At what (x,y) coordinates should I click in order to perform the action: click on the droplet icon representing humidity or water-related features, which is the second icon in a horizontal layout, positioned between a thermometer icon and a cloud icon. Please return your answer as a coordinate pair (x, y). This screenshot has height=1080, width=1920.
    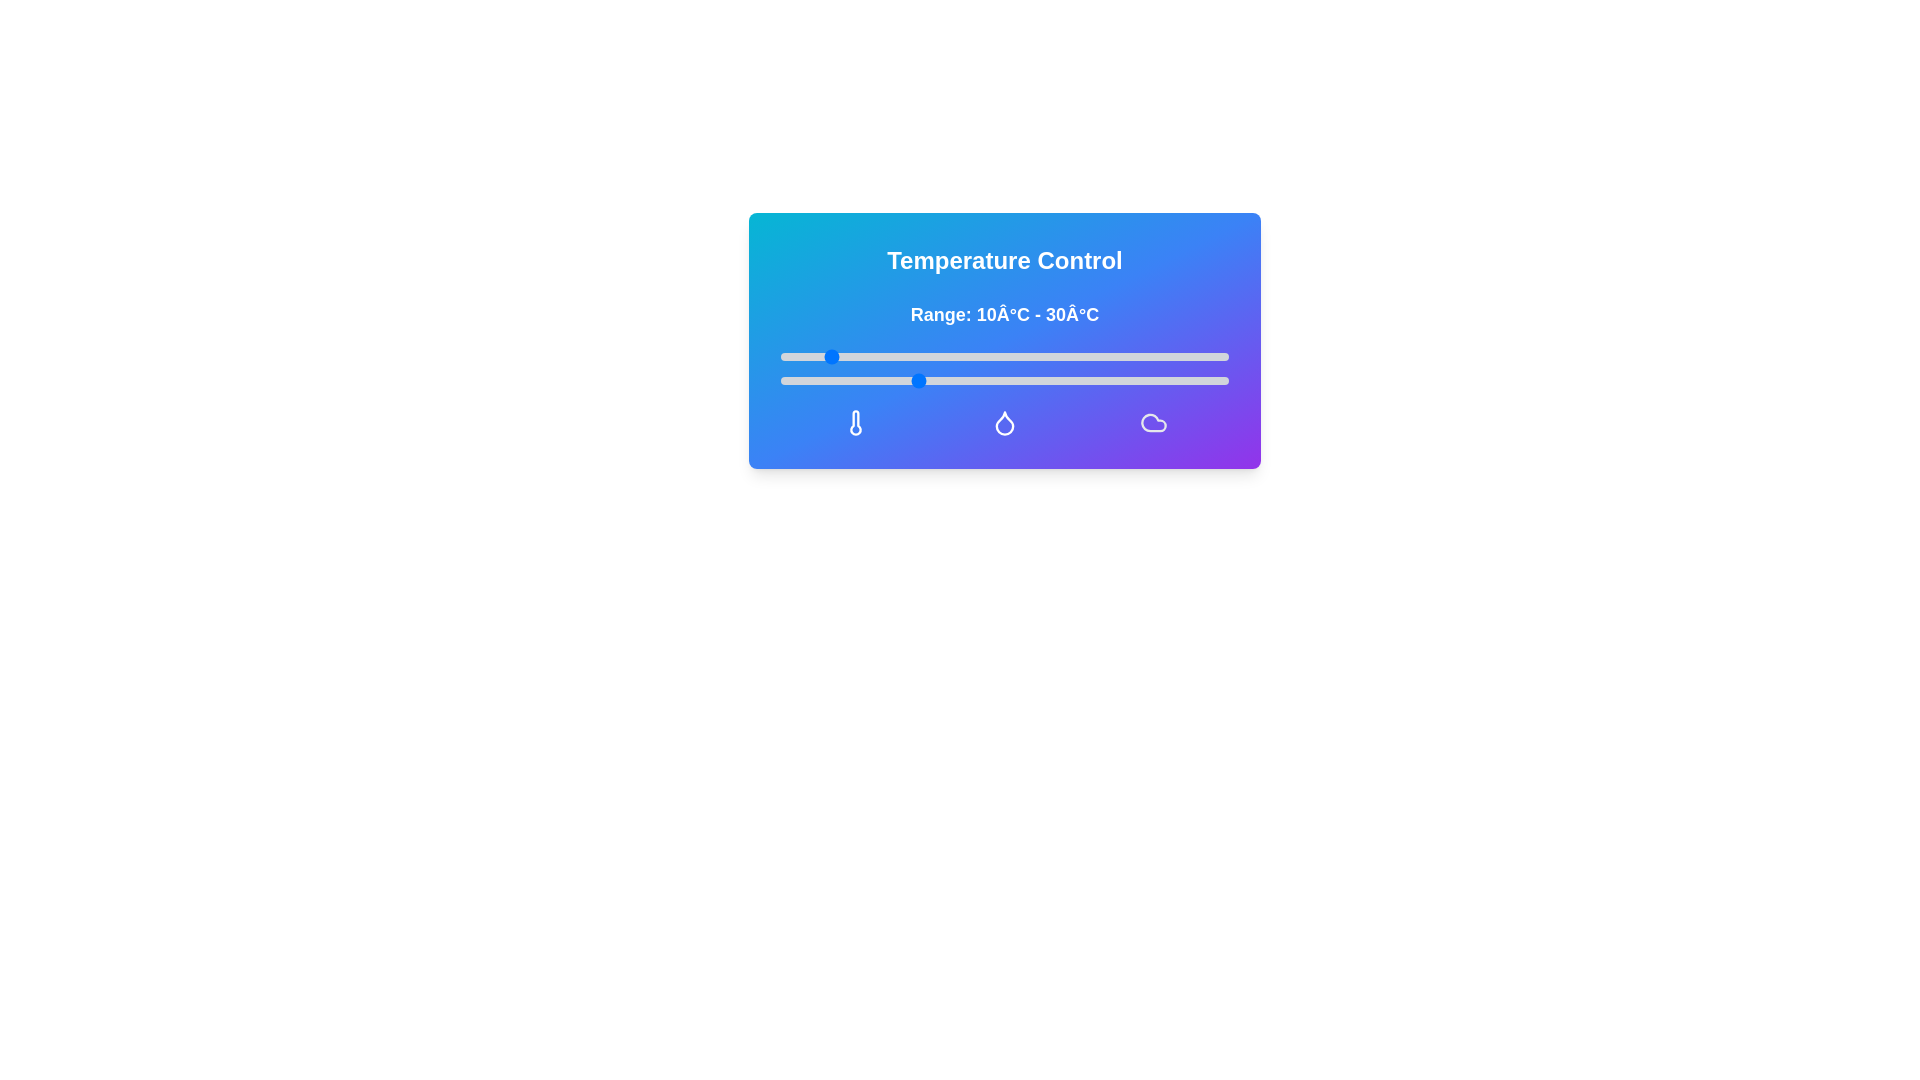
    Looking at the image, I should click on (1004, 422).